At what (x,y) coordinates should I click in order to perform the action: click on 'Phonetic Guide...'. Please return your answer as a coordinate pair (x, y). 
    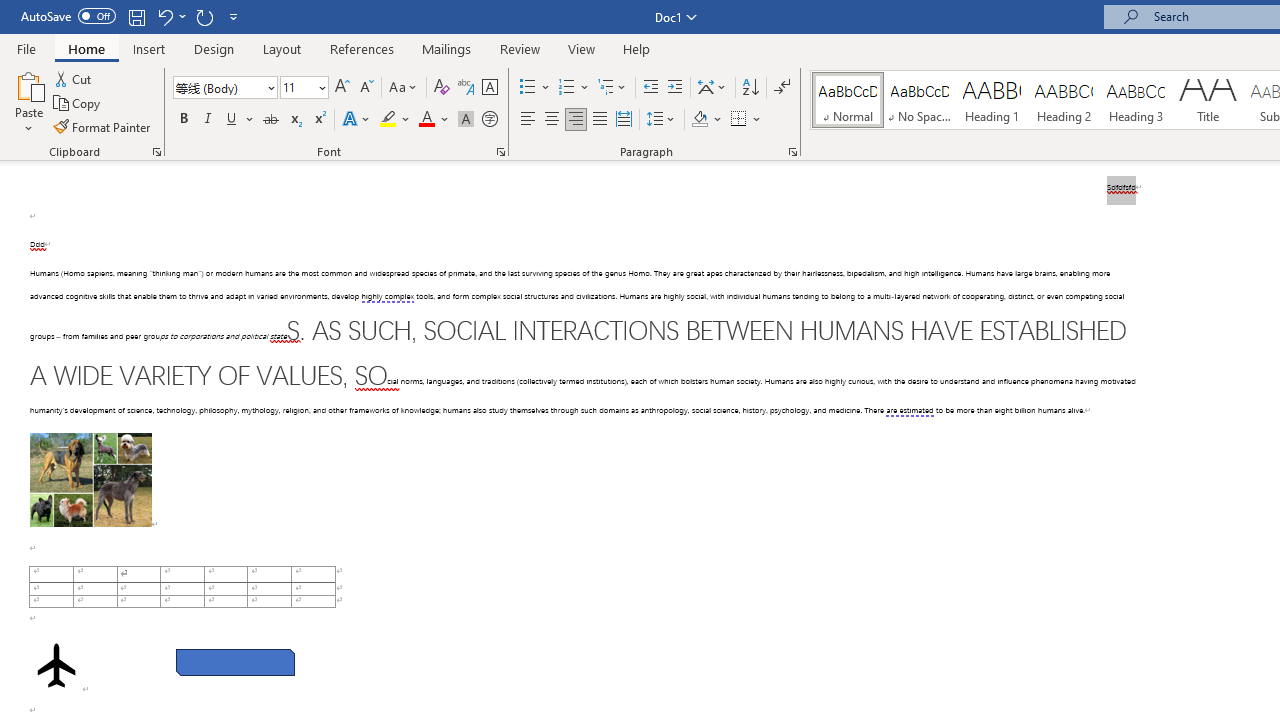
    Looking at the image, I should click on (464, 86).